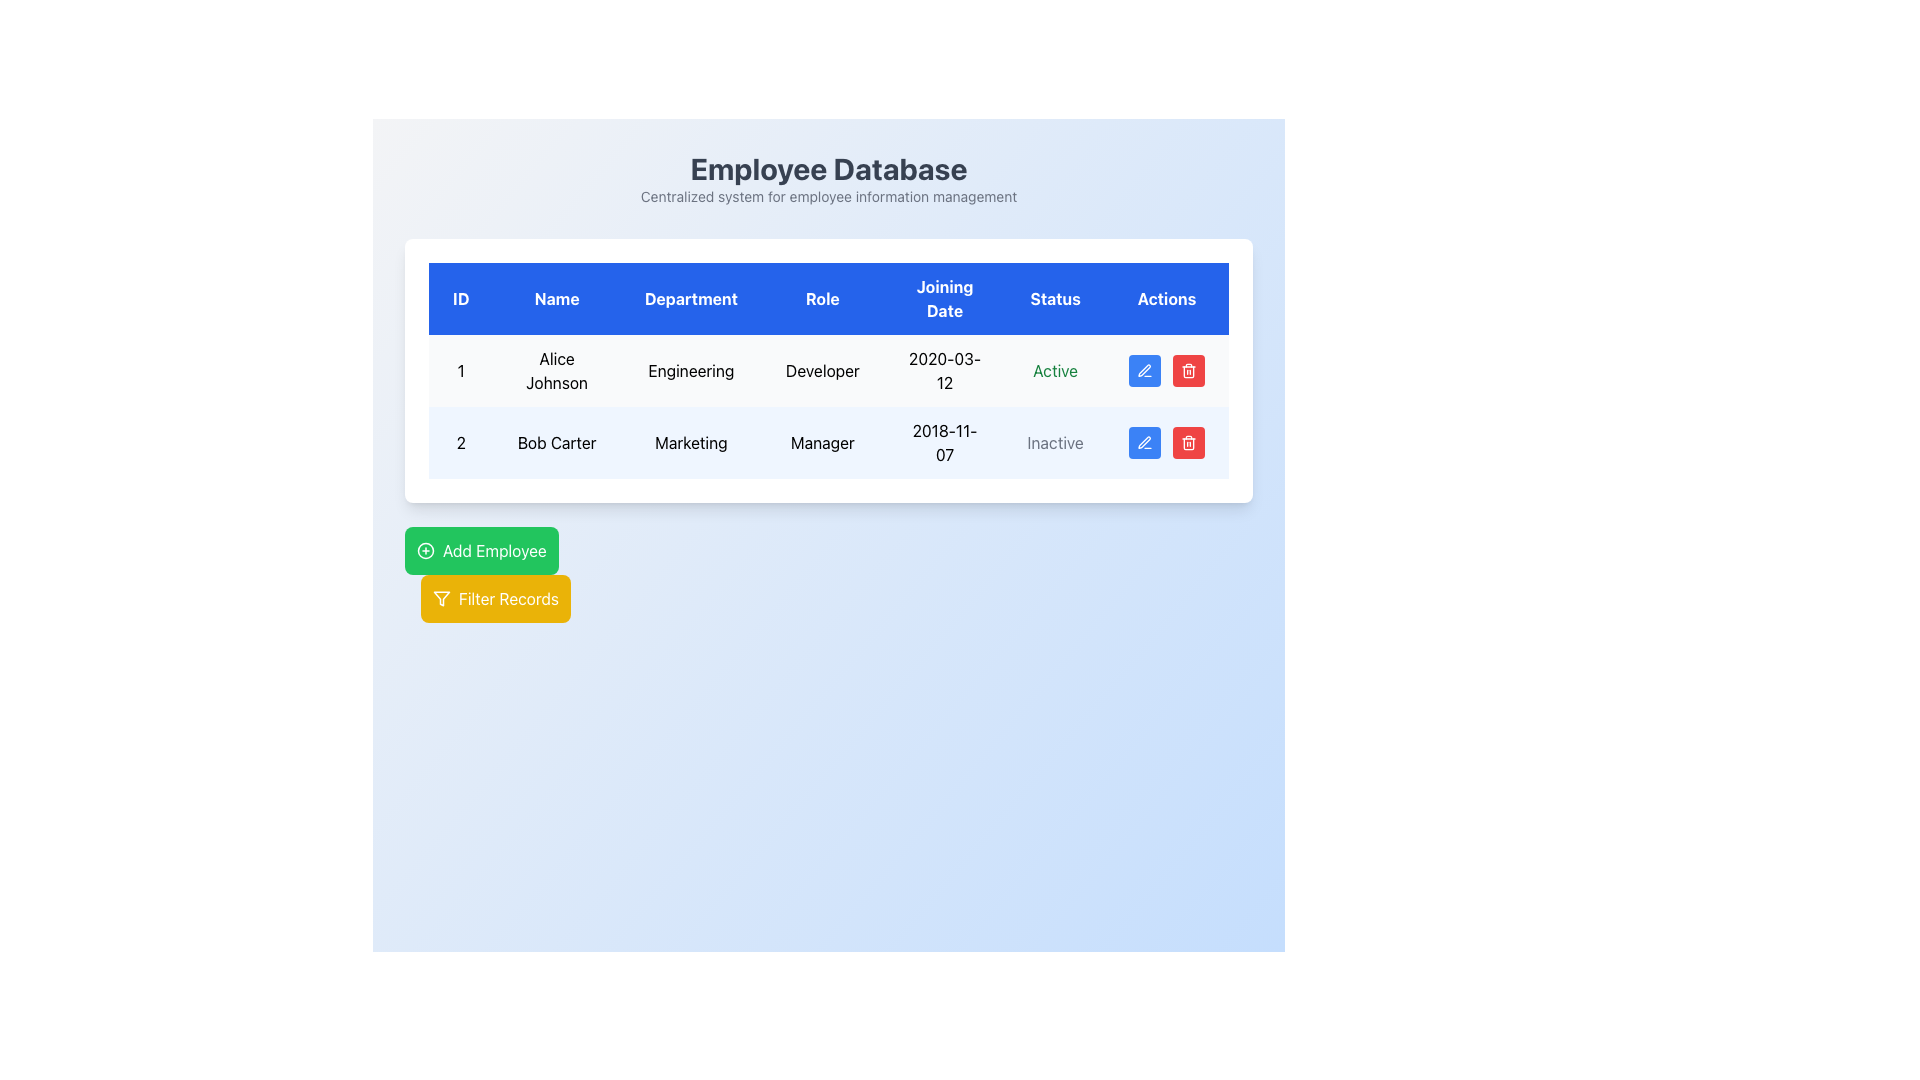  Describe the element at coordinates (494, 551) in the screenshot. I see `the 'Add Employee' text label within the green button` at that location.